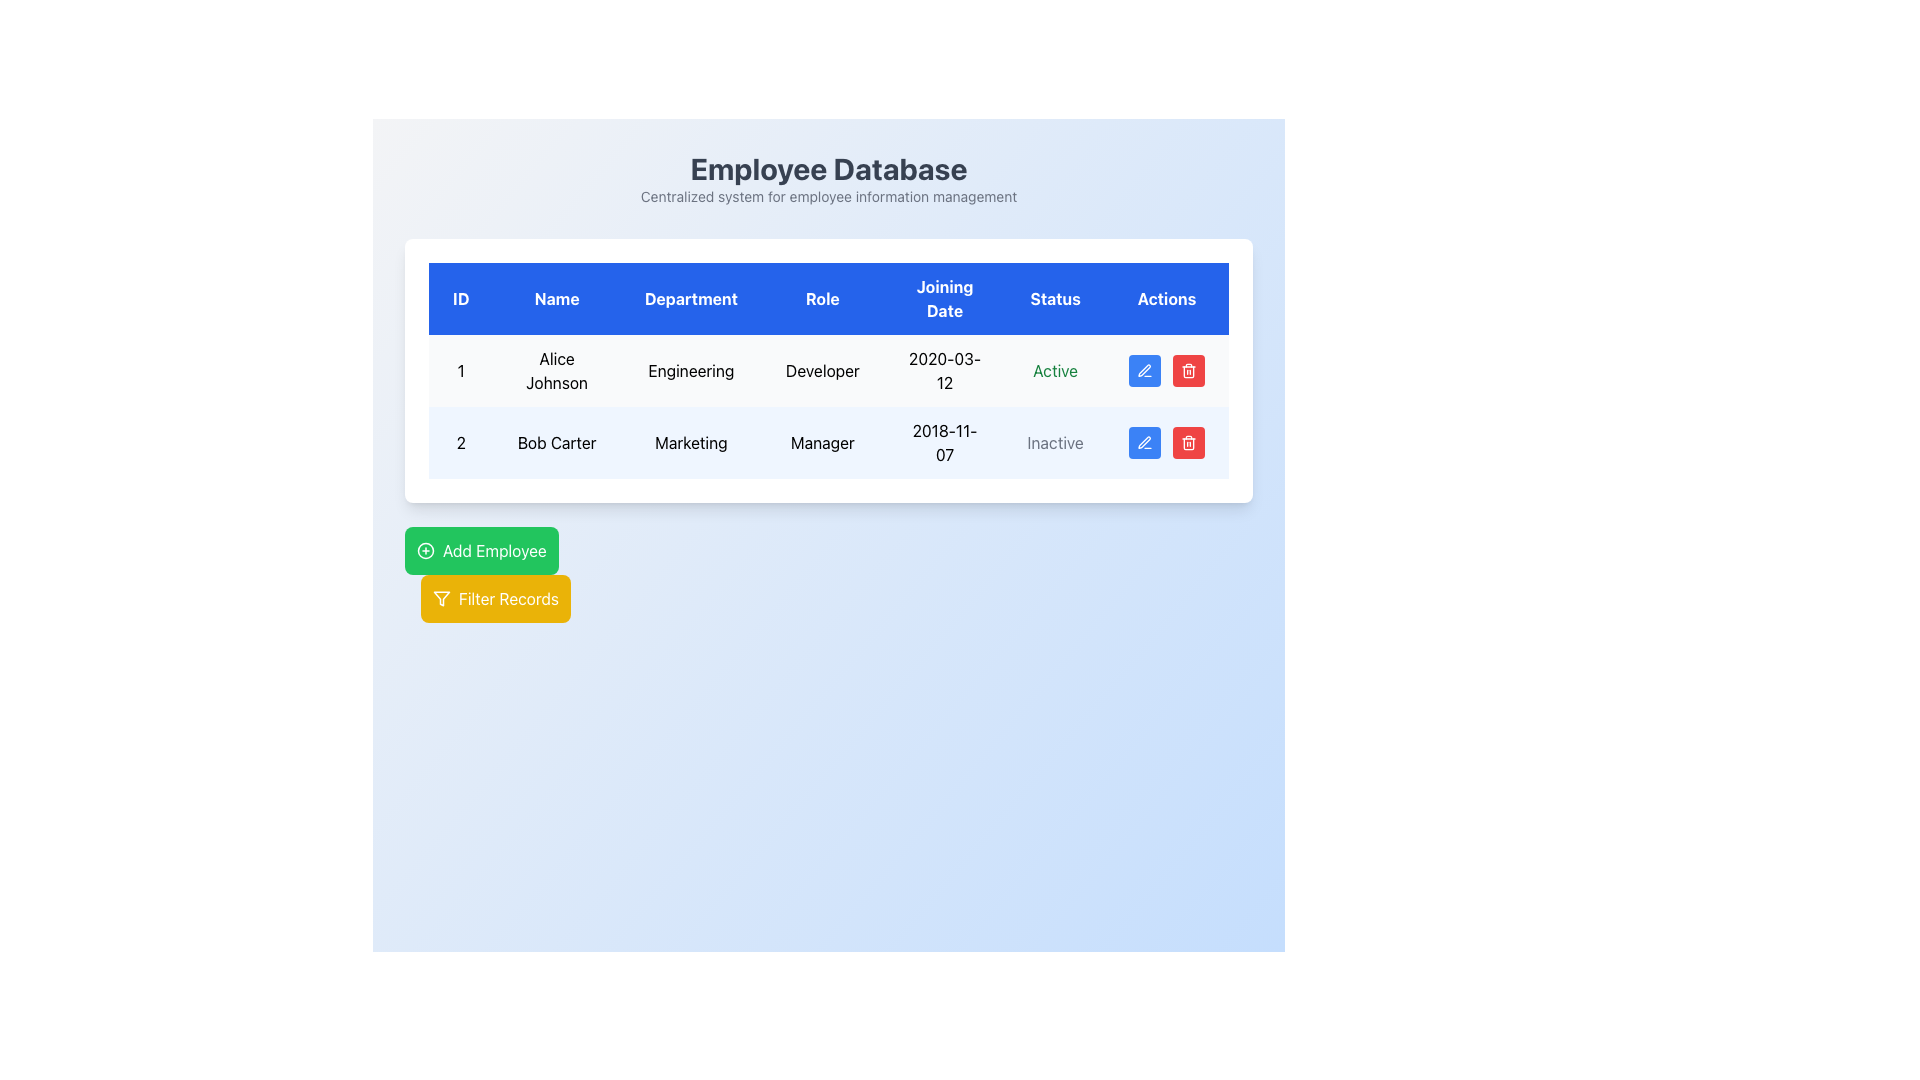  Describe the element at coordinates (494, 551) in the screenshot. I see `the 'Add Employee' text label within the green button` at that location.